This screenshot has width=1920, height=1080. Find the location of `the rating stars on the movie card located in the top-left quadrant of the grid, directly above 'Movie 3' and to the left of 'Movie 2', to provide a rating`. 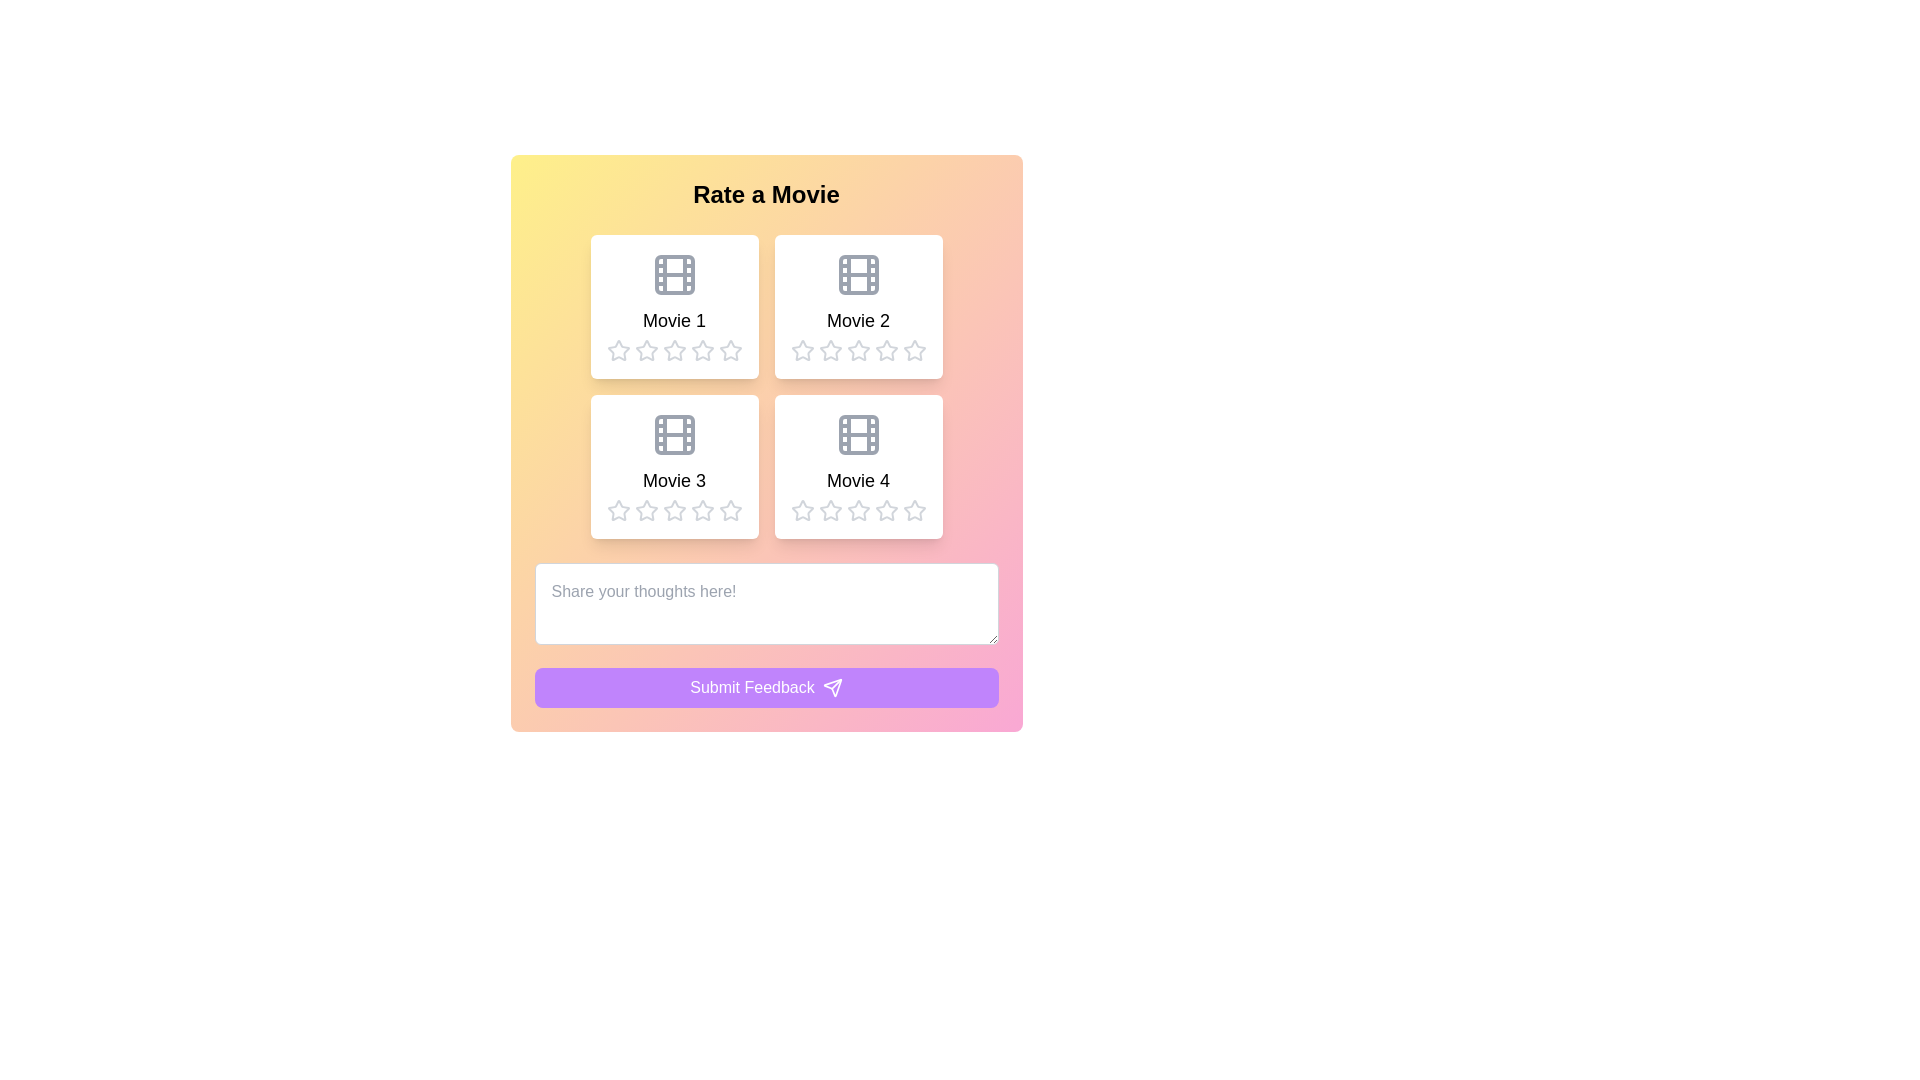

the rating stars on the movie card located in the top-left quadrant of the grid, directly above 'Movie 3' and to the left of 'Movie 2', to provide a rating is located at coordinates (674, 307).